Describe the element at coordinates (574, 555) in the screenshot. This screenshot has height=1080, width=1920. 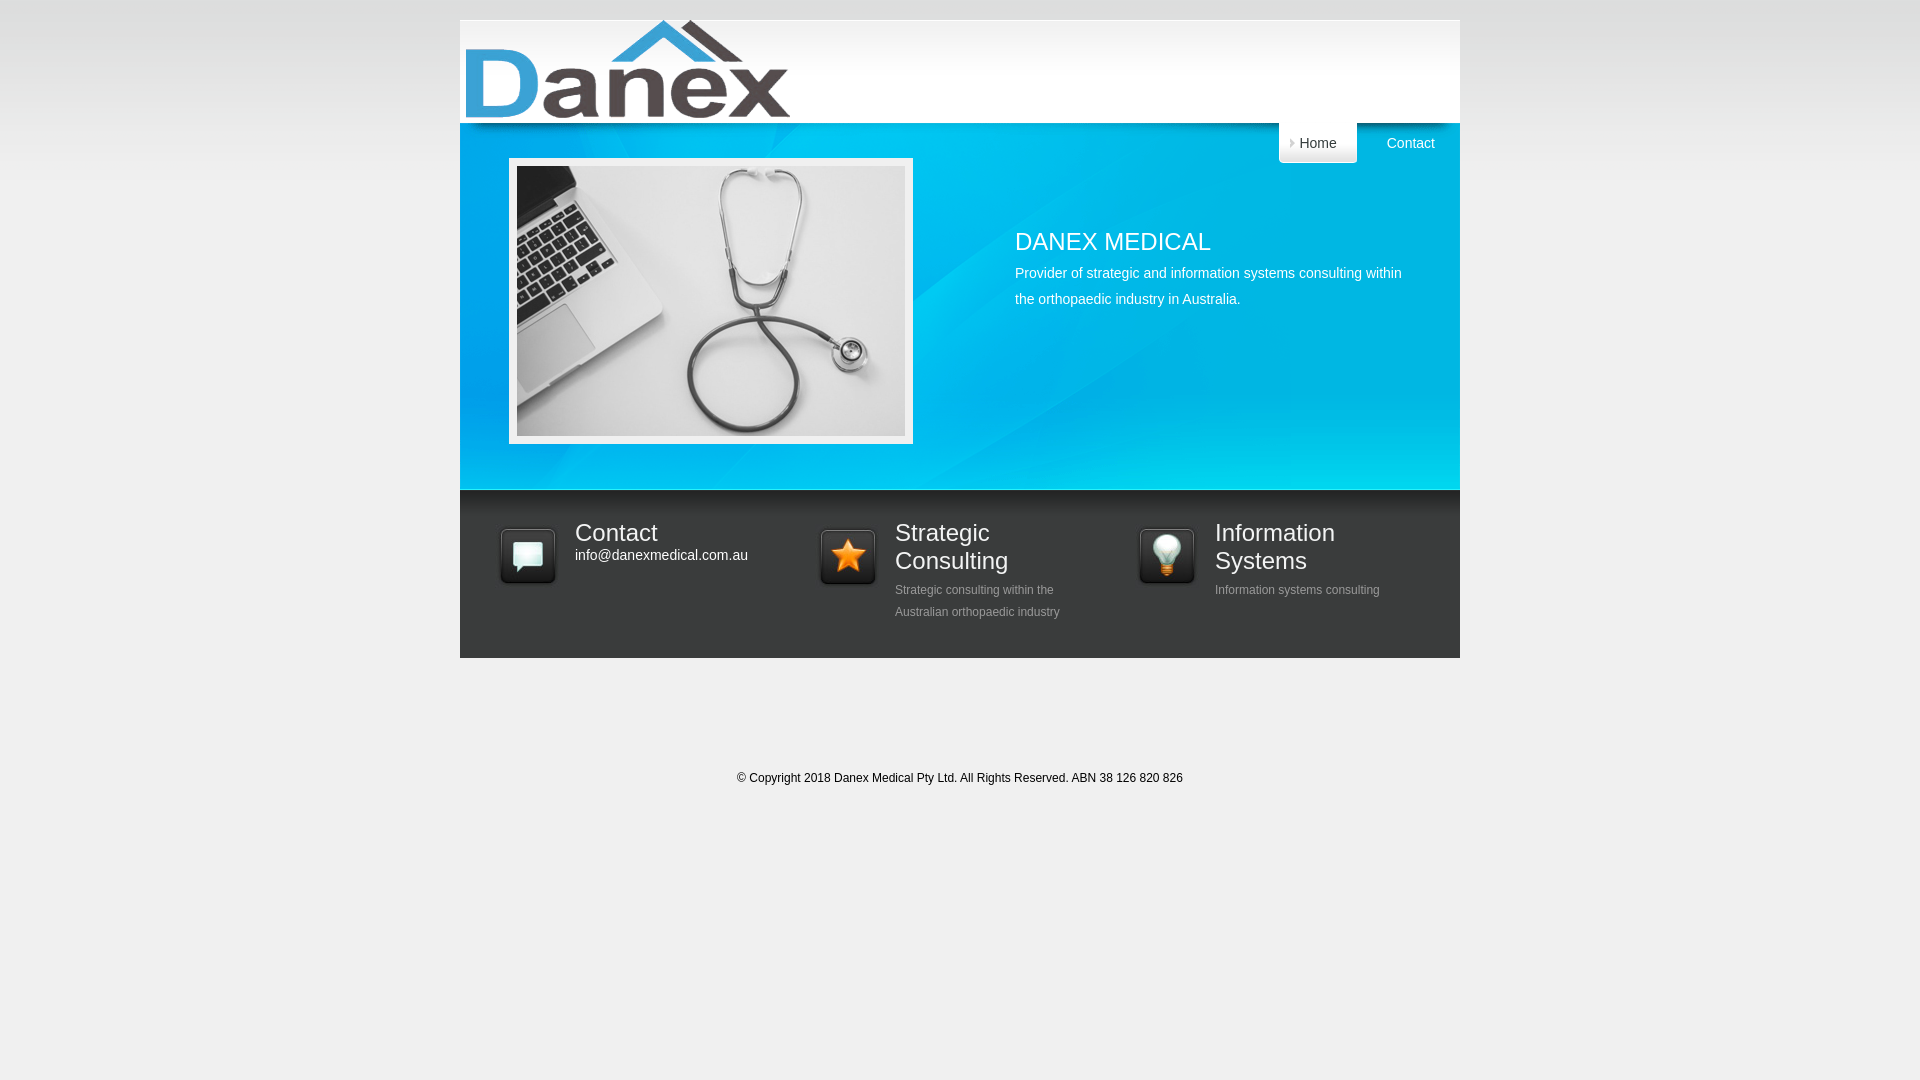
I see `'info@danexmedical.com.au'` at that location.